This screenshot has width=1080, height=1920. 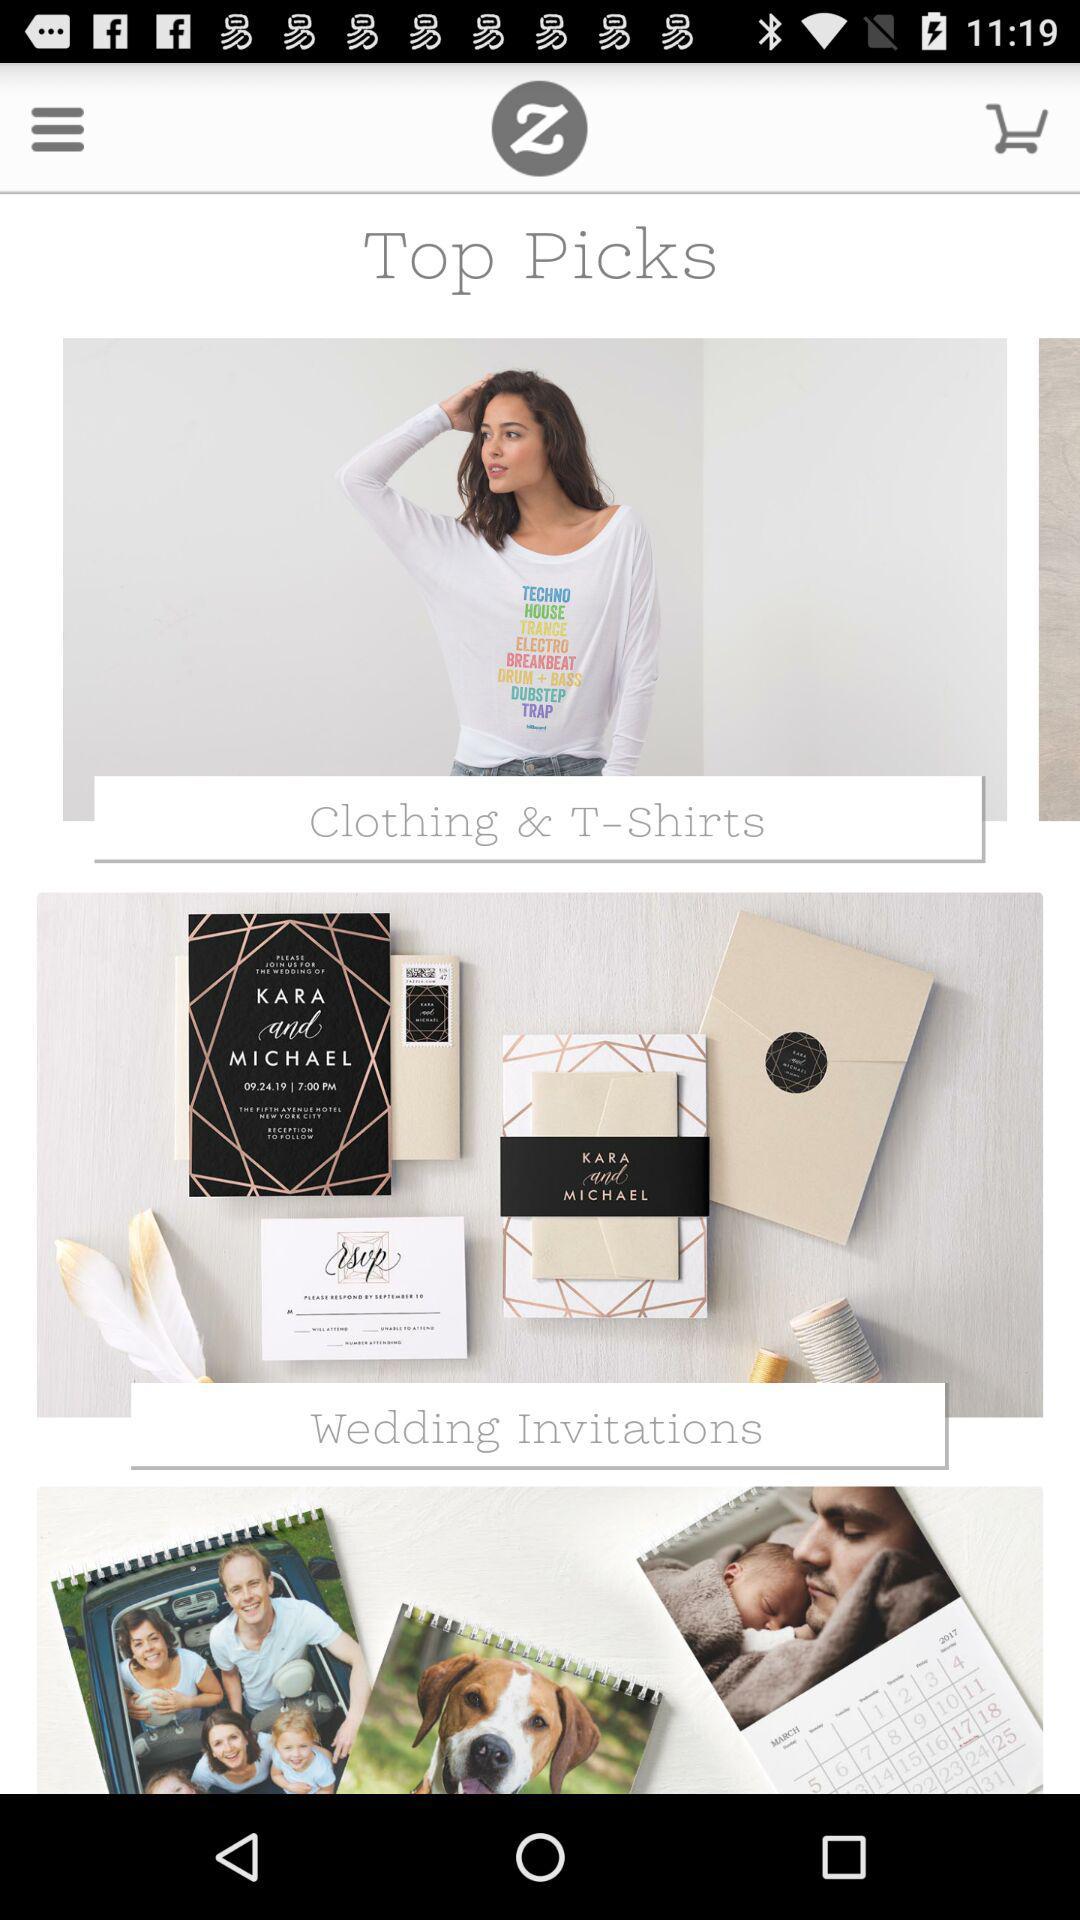 I want to click on the menu icon, so click(x=56, y=136).